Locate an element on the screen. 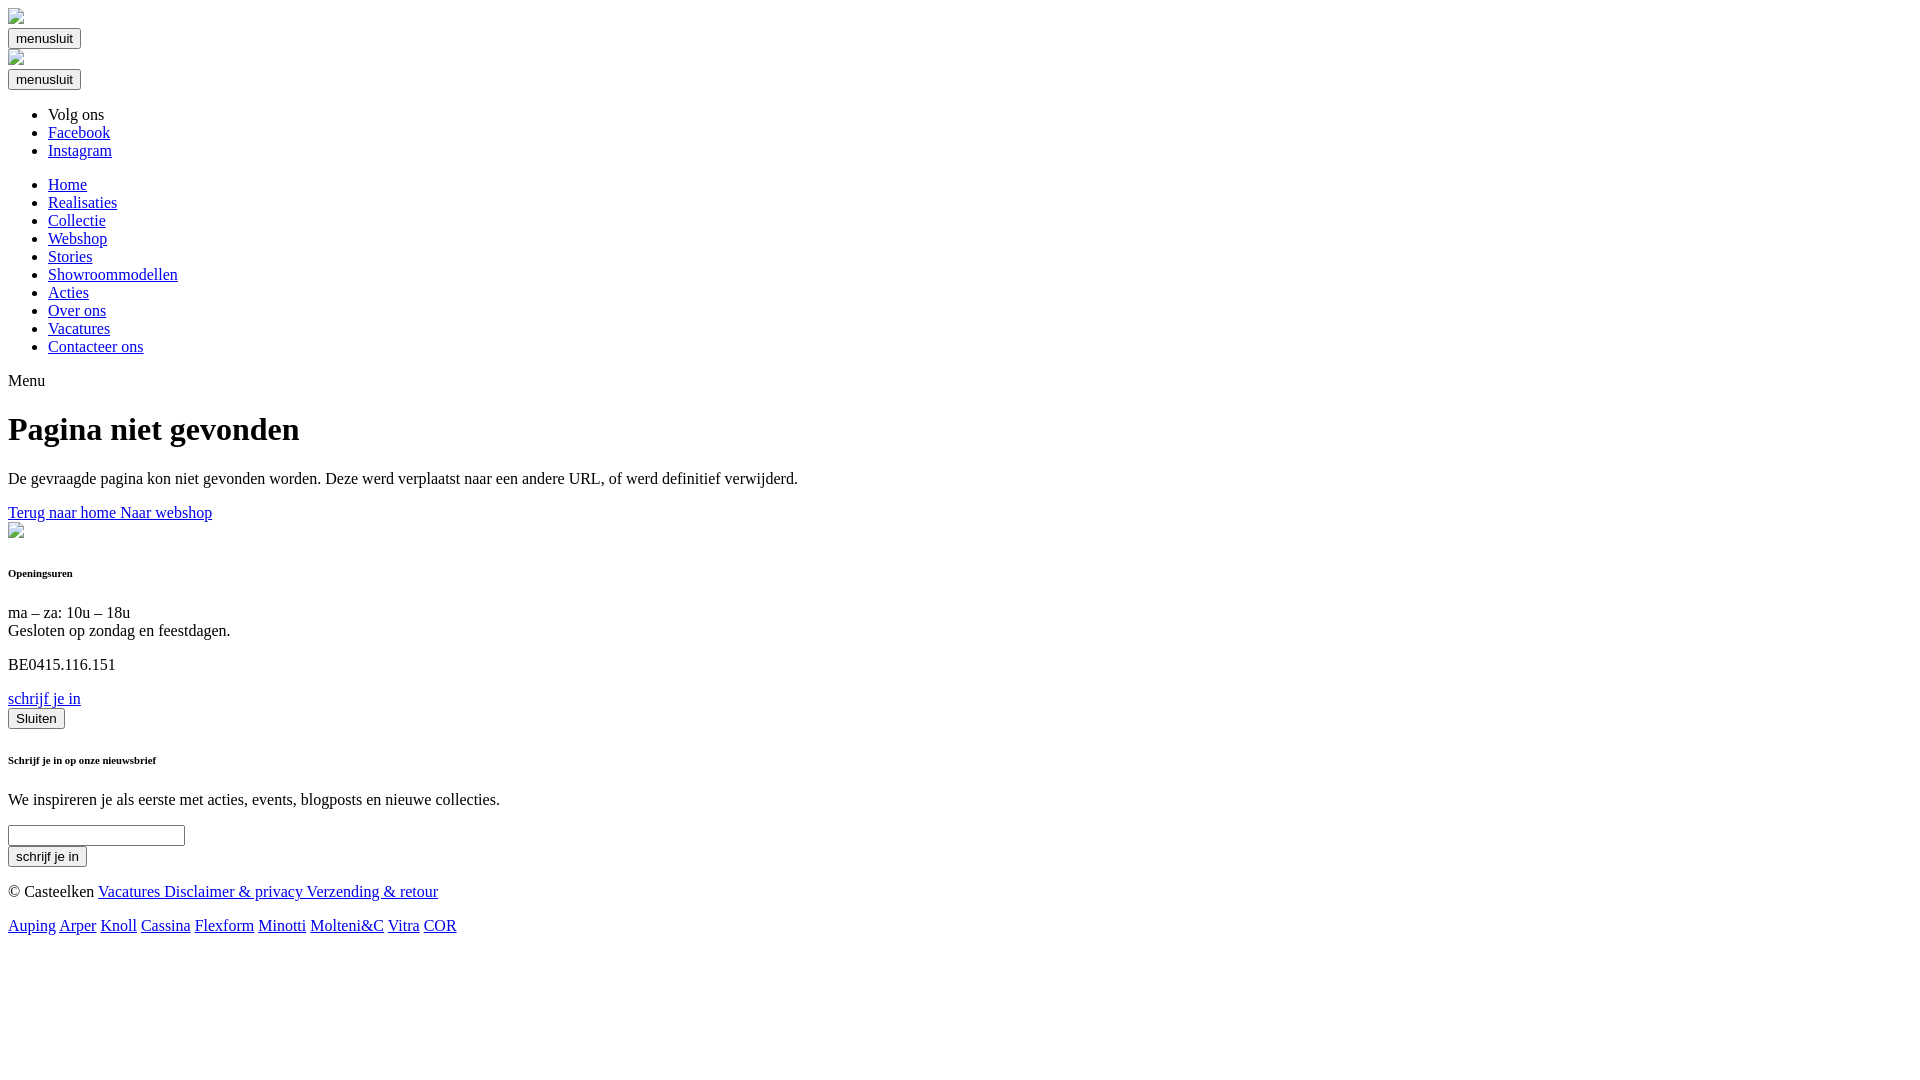  'Realisaties' is located at coordinates (81, 202).